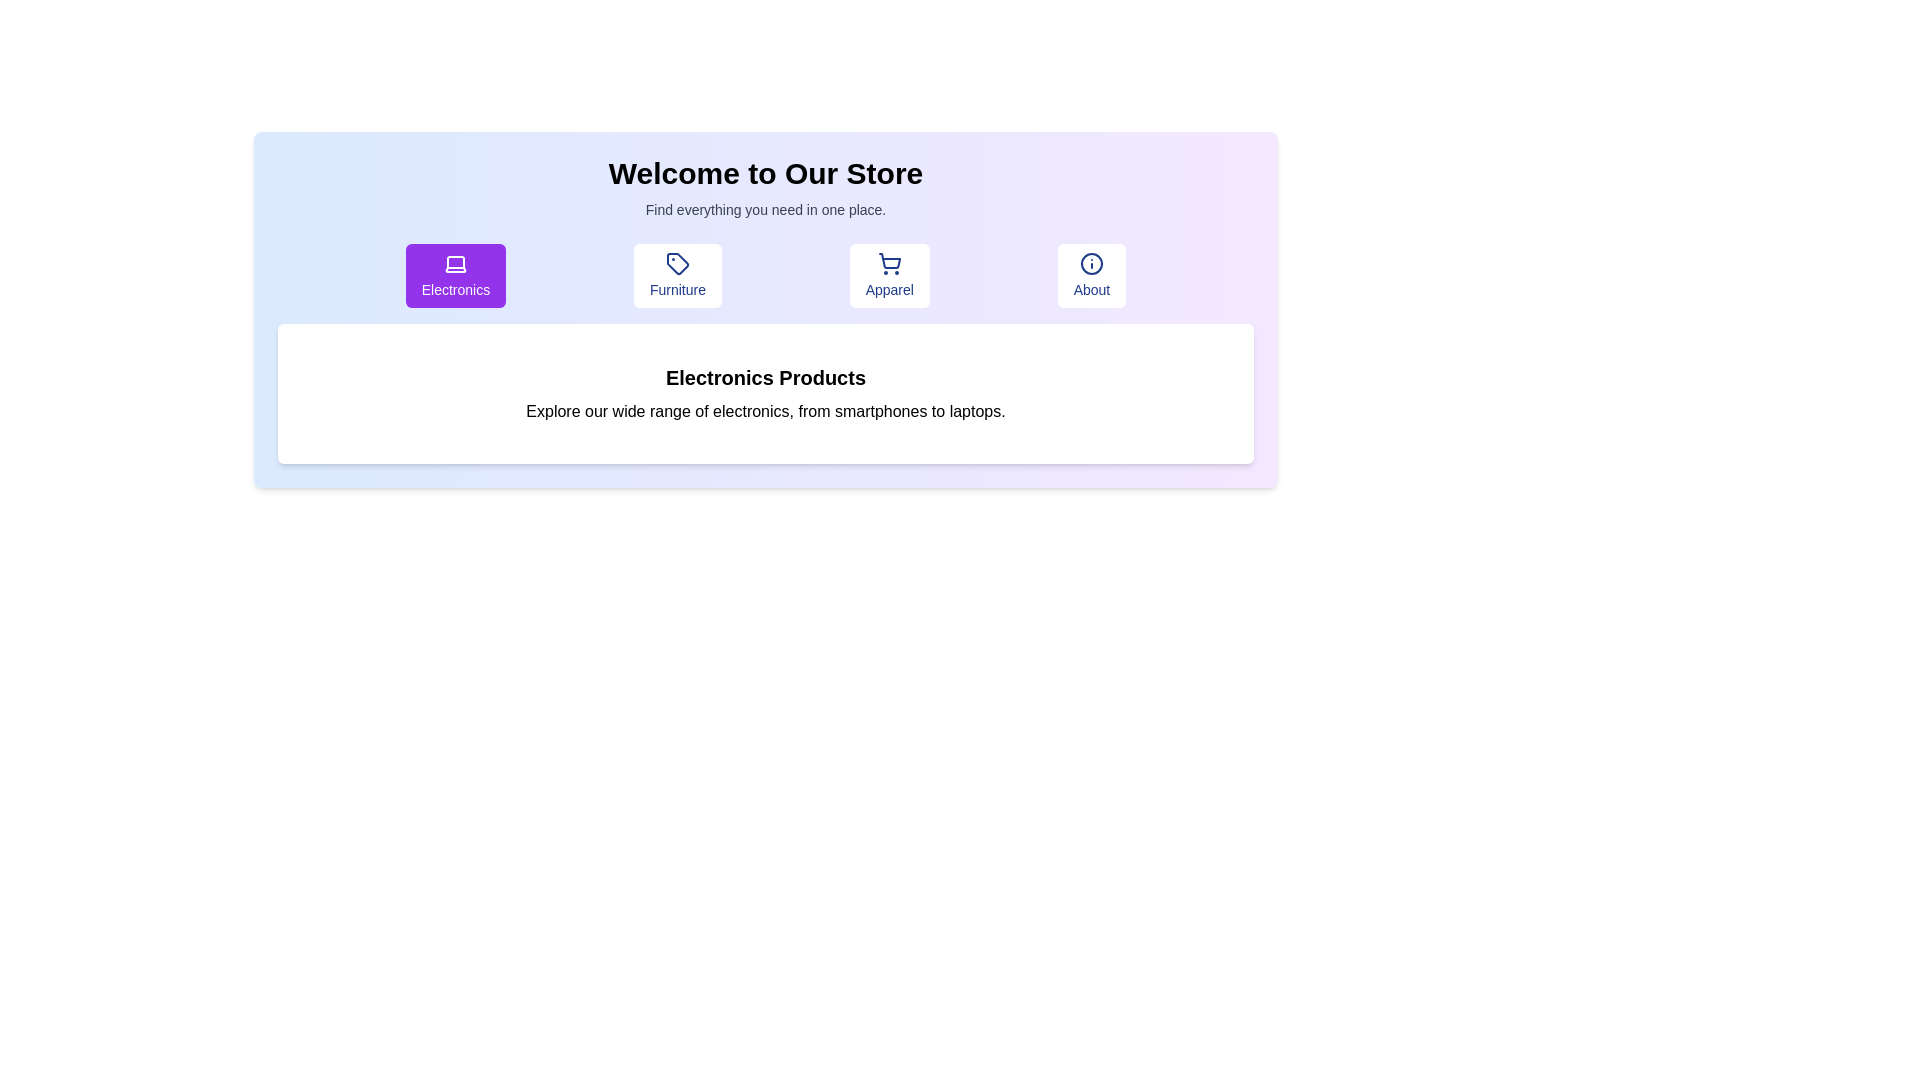  What do you see at coordinates (1090, 262) in the screenshot?
I see `the circle graphic element that serves as the outer boundary of the 'About' icon located in the top-right section of the 'Welcome to Our Store' options` at bounding box center [1090, 262].